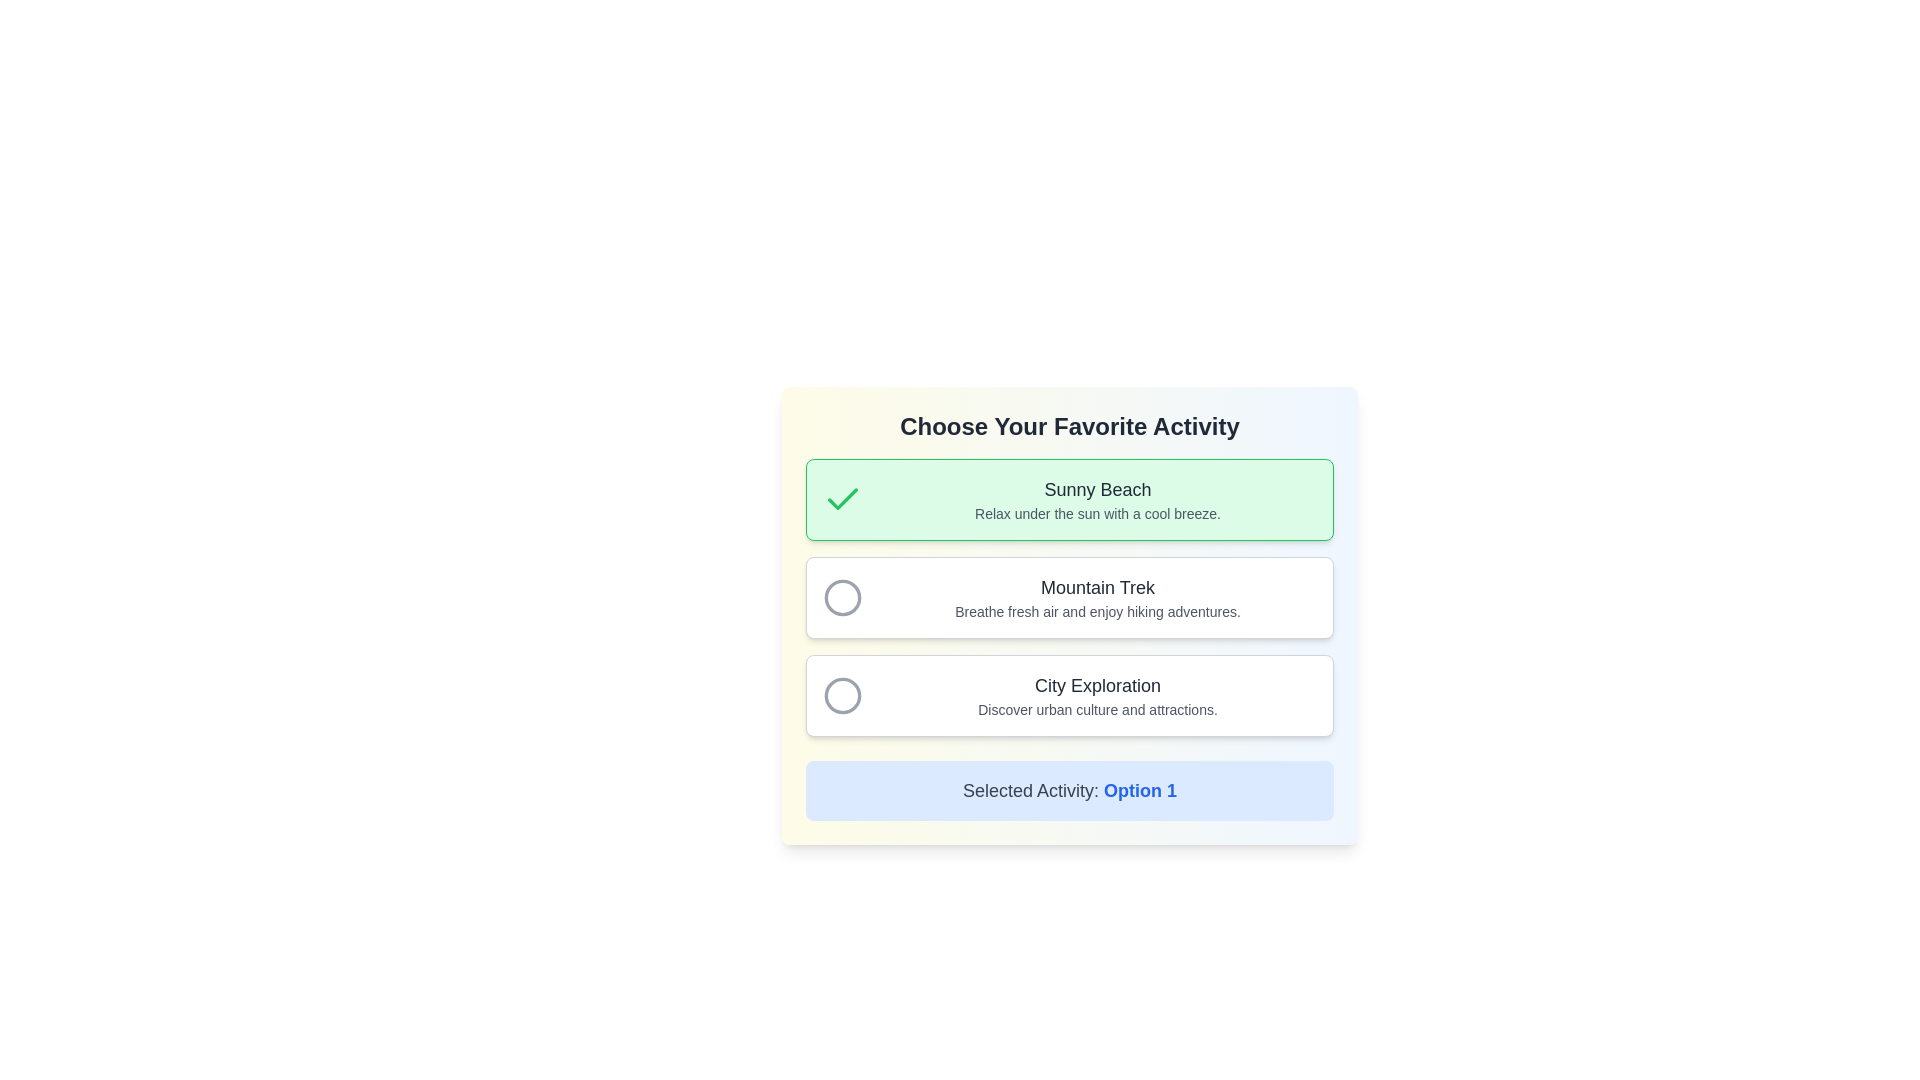  Describe the element at coordinates (1069, 426) in the screenshot. I see `text label that says 'Choose Your Favorite Activity', which is a large, bold text located at the top of the content box` at that location.